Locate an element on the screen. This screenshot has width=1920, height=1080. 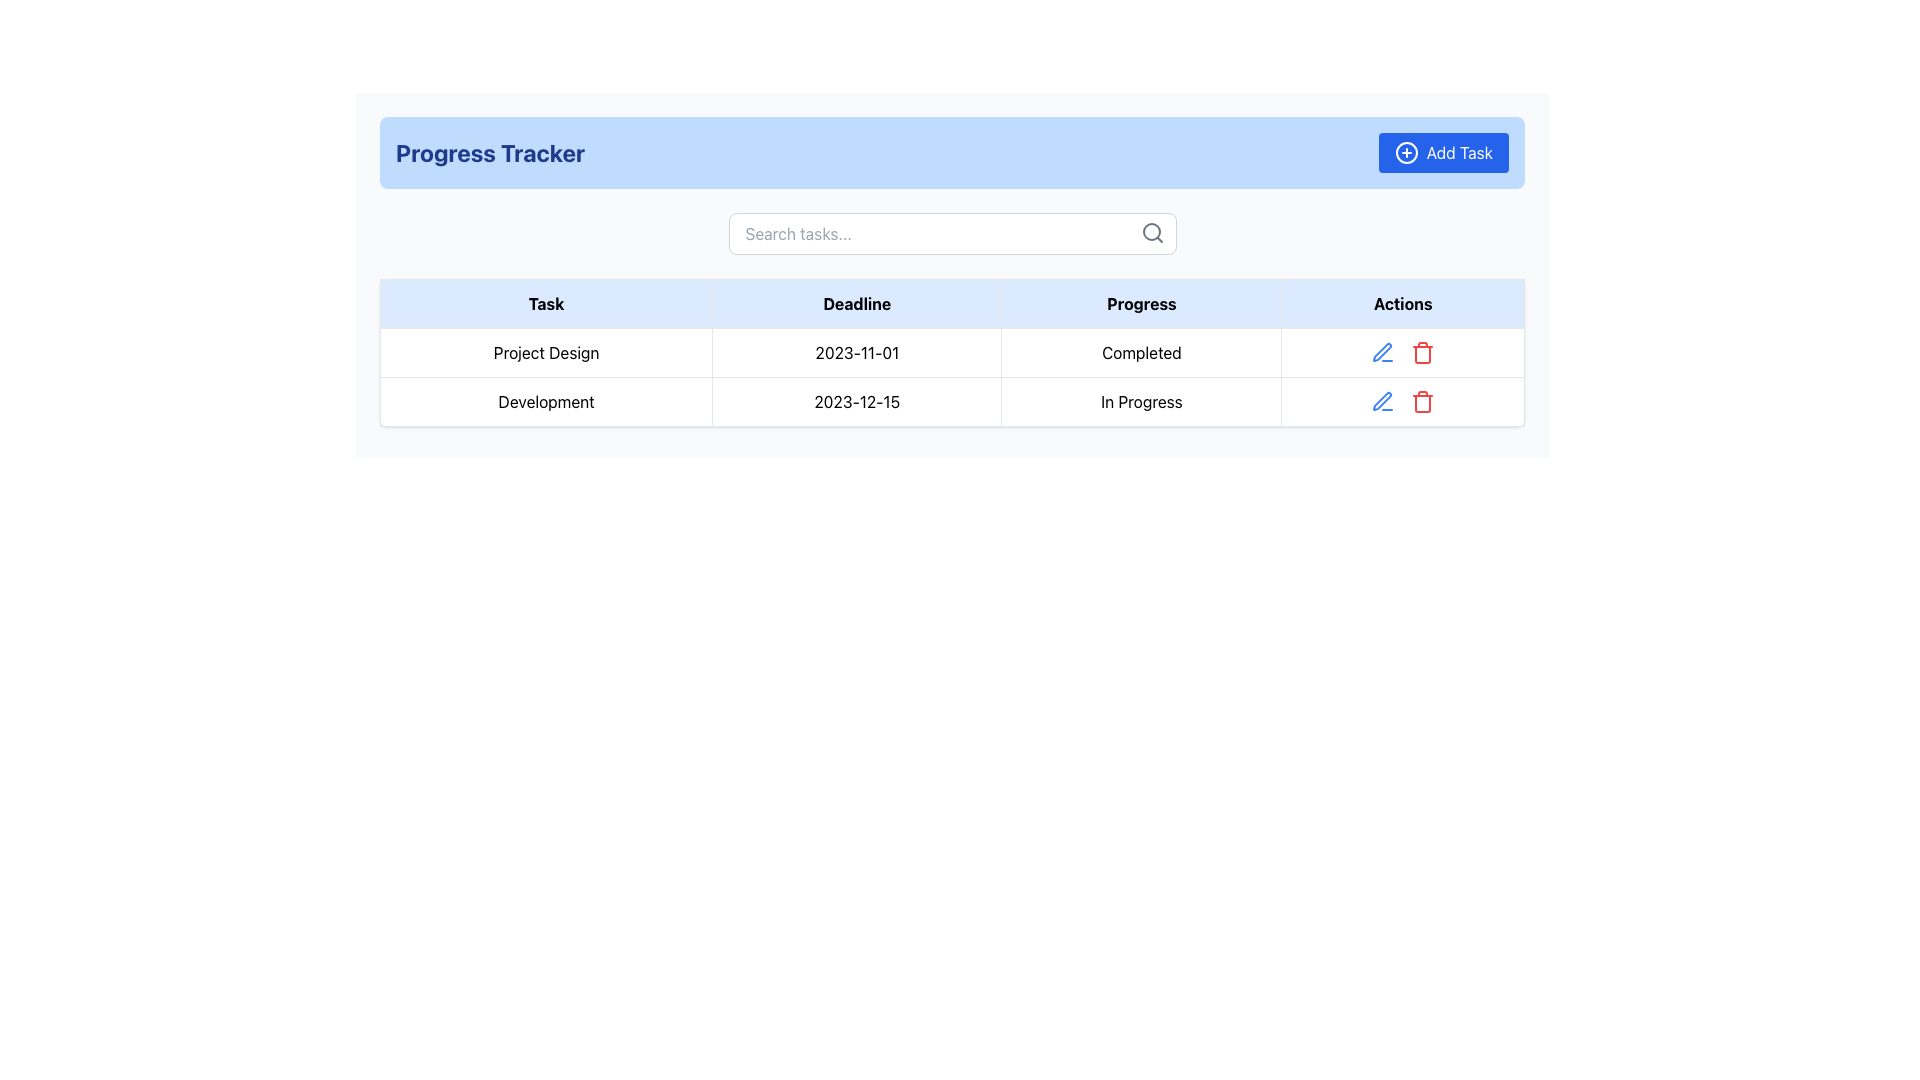
the static textual label 'In Progress' located in the 'Progress' column of the second row of the table corresponding to the 'Development' task is located at coordinates (1142, 401).